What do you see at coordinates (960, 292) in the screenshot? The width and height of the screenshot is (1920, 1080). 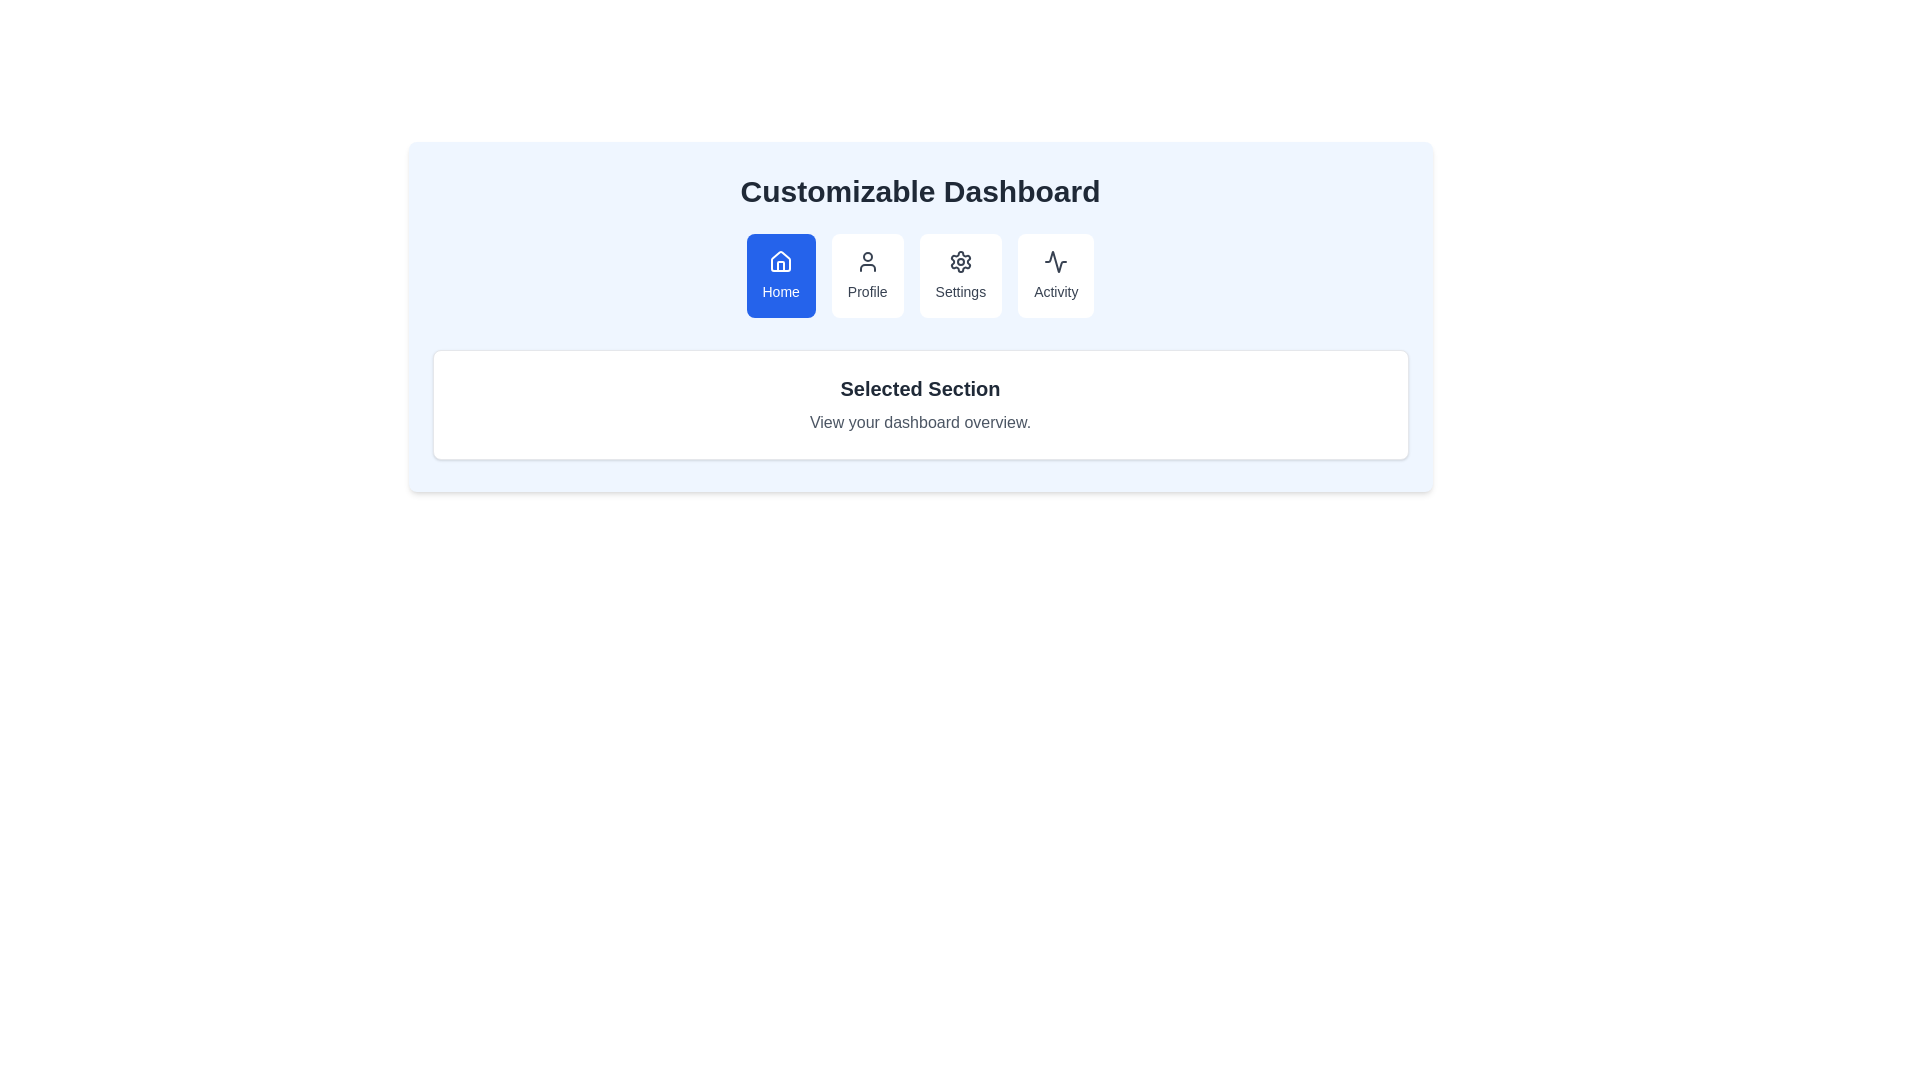 I see `the 'Settings' text label, which is displayed in gray color and located below the gear icon in the third button of a horizontal row labeled 'Home', 'Profile', 'Settings', and 'Activity'` at bounding box center [960, 292].